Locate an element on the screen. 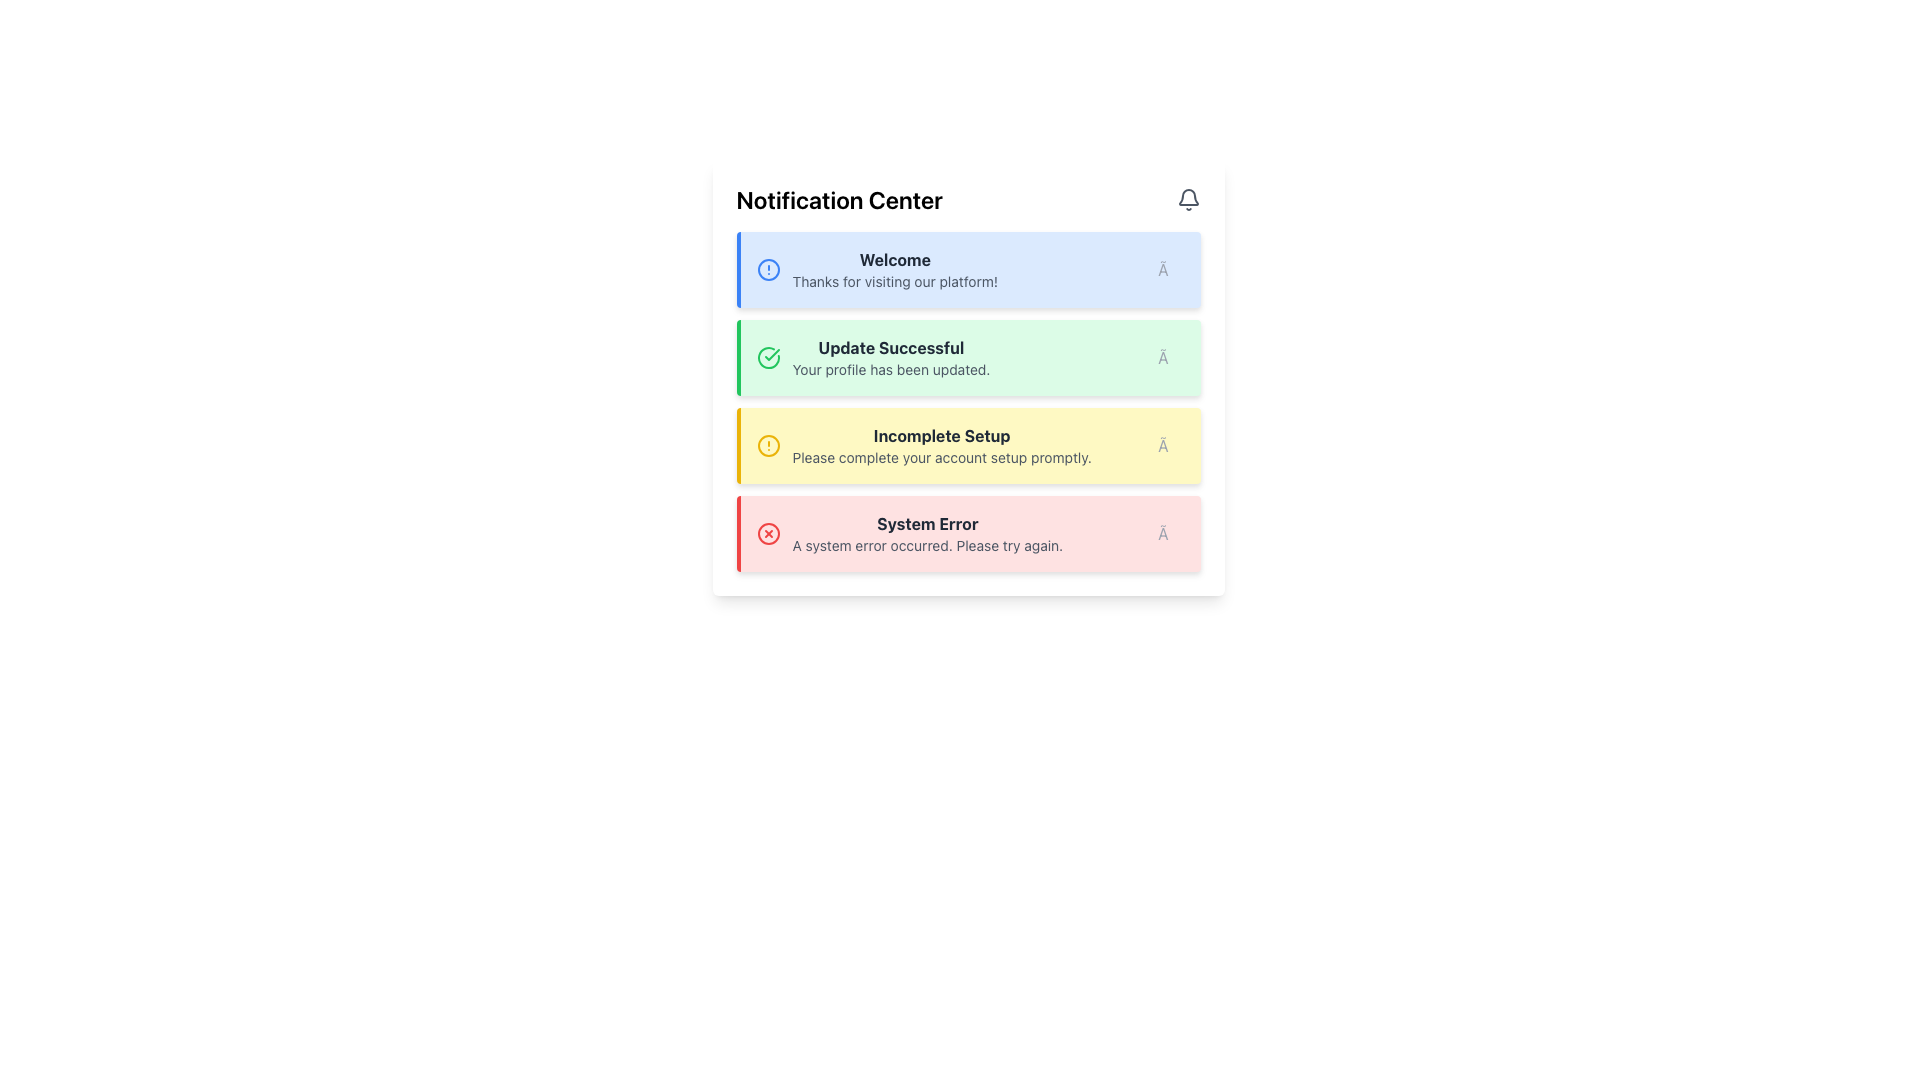 The width and height of the screenshot is (1920, 1080). the successful update icon located inside the 'Update Successful' notification box, which is the second notification in the 'Notification Center' is located at coordinates (771, 353).